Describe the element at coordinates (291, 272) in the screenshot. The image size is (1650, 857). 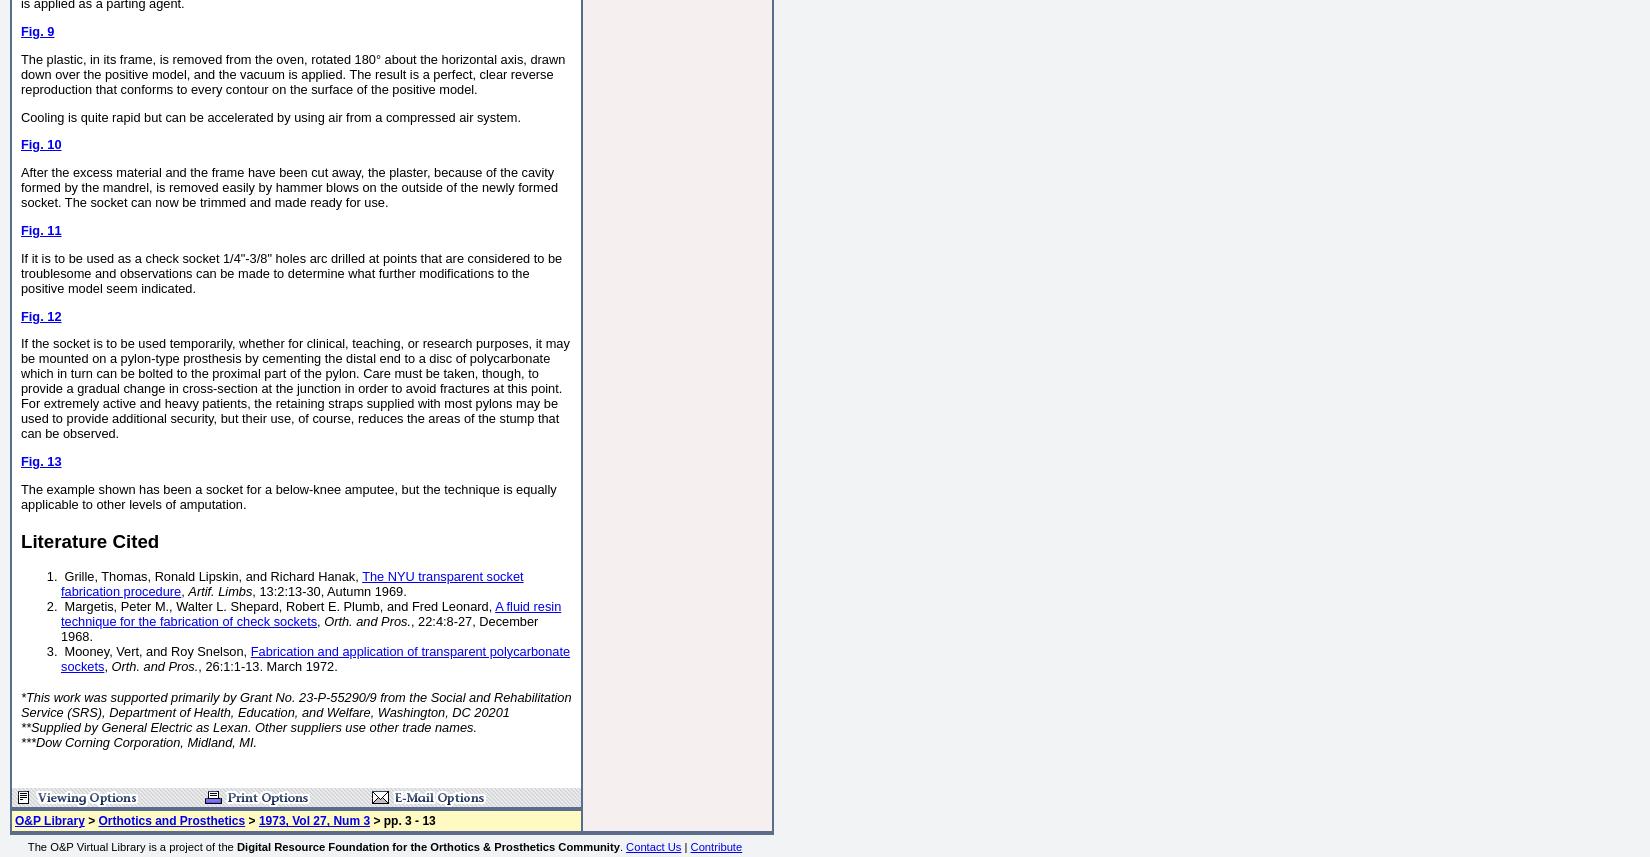
I see `'If it is to be used as a check socket 1/4"-3/8" holes arc drilled at points that are considered to be troublesome and observations can be made to determine what further modifications to the positive model seem indicated.'` at that location.